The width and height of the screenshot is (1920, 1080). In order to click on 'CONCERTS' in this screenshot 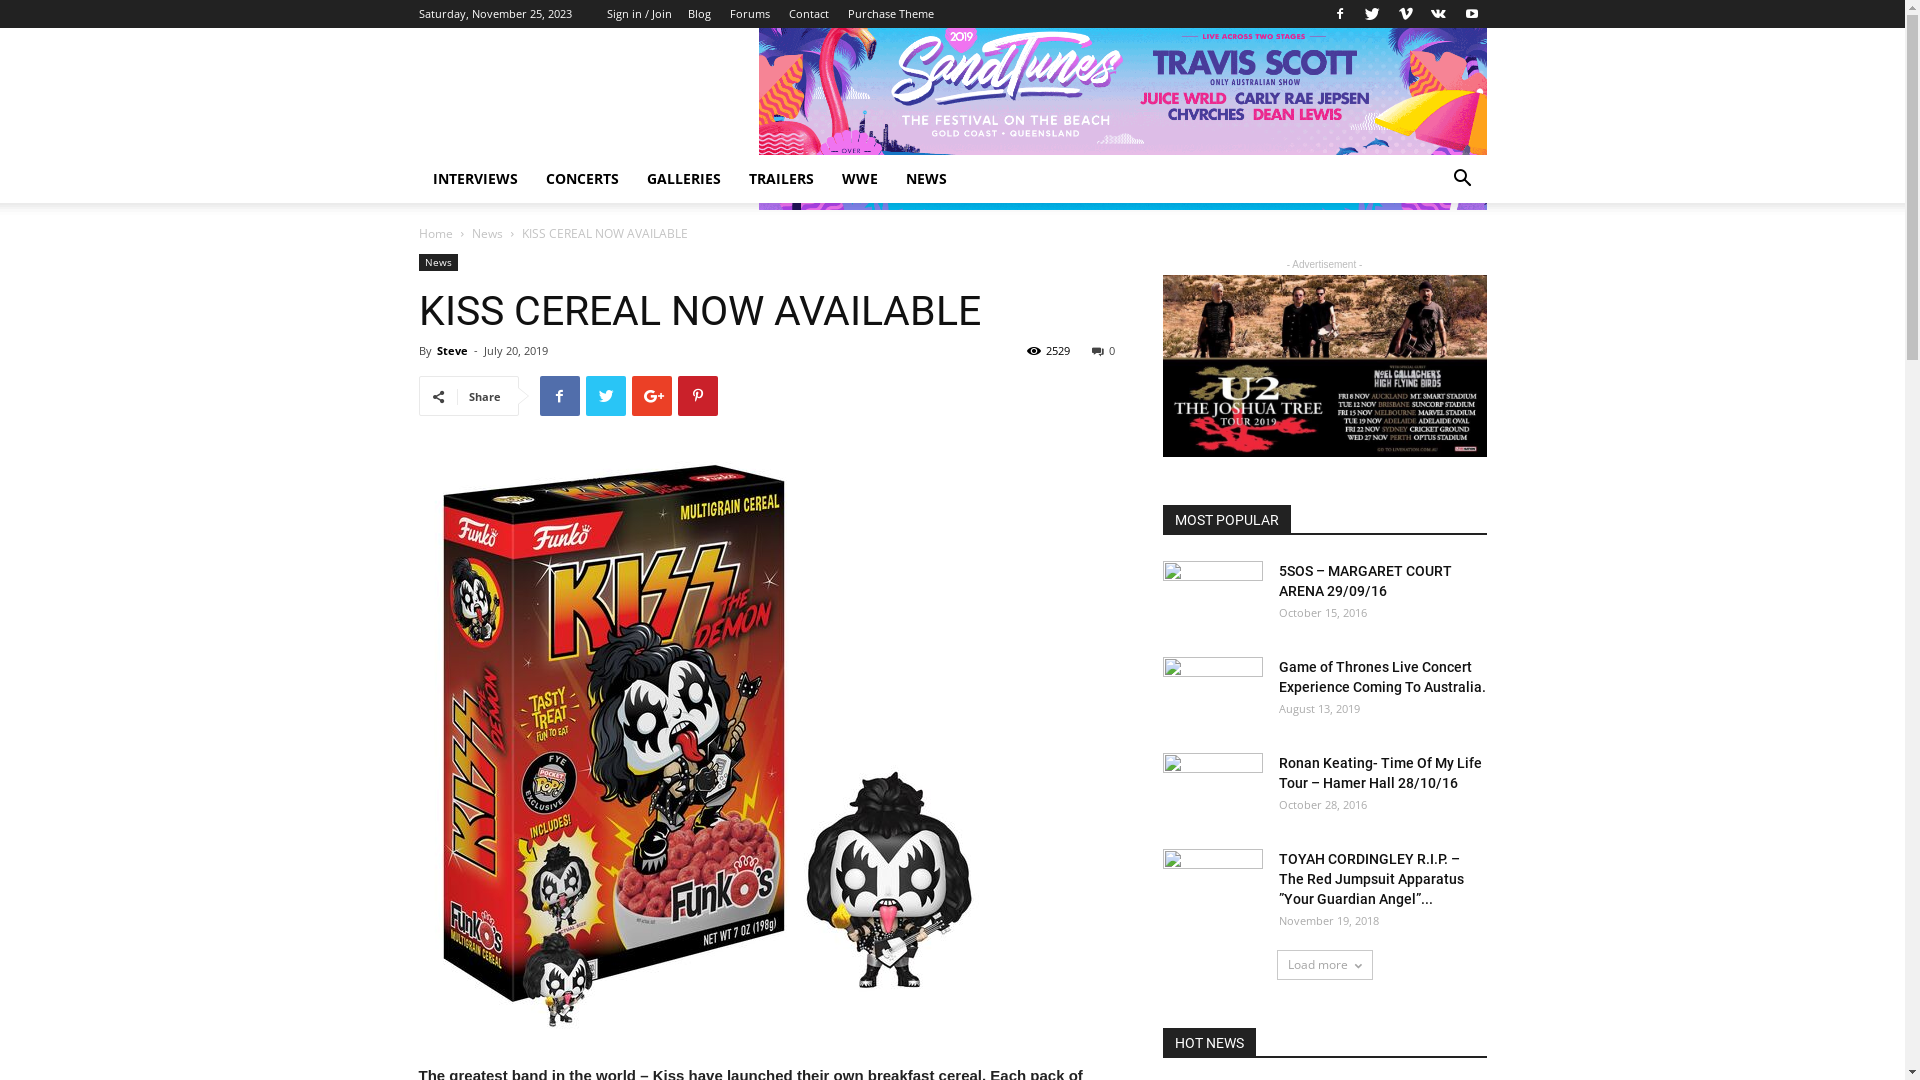, I will do `click(581, 177)`.